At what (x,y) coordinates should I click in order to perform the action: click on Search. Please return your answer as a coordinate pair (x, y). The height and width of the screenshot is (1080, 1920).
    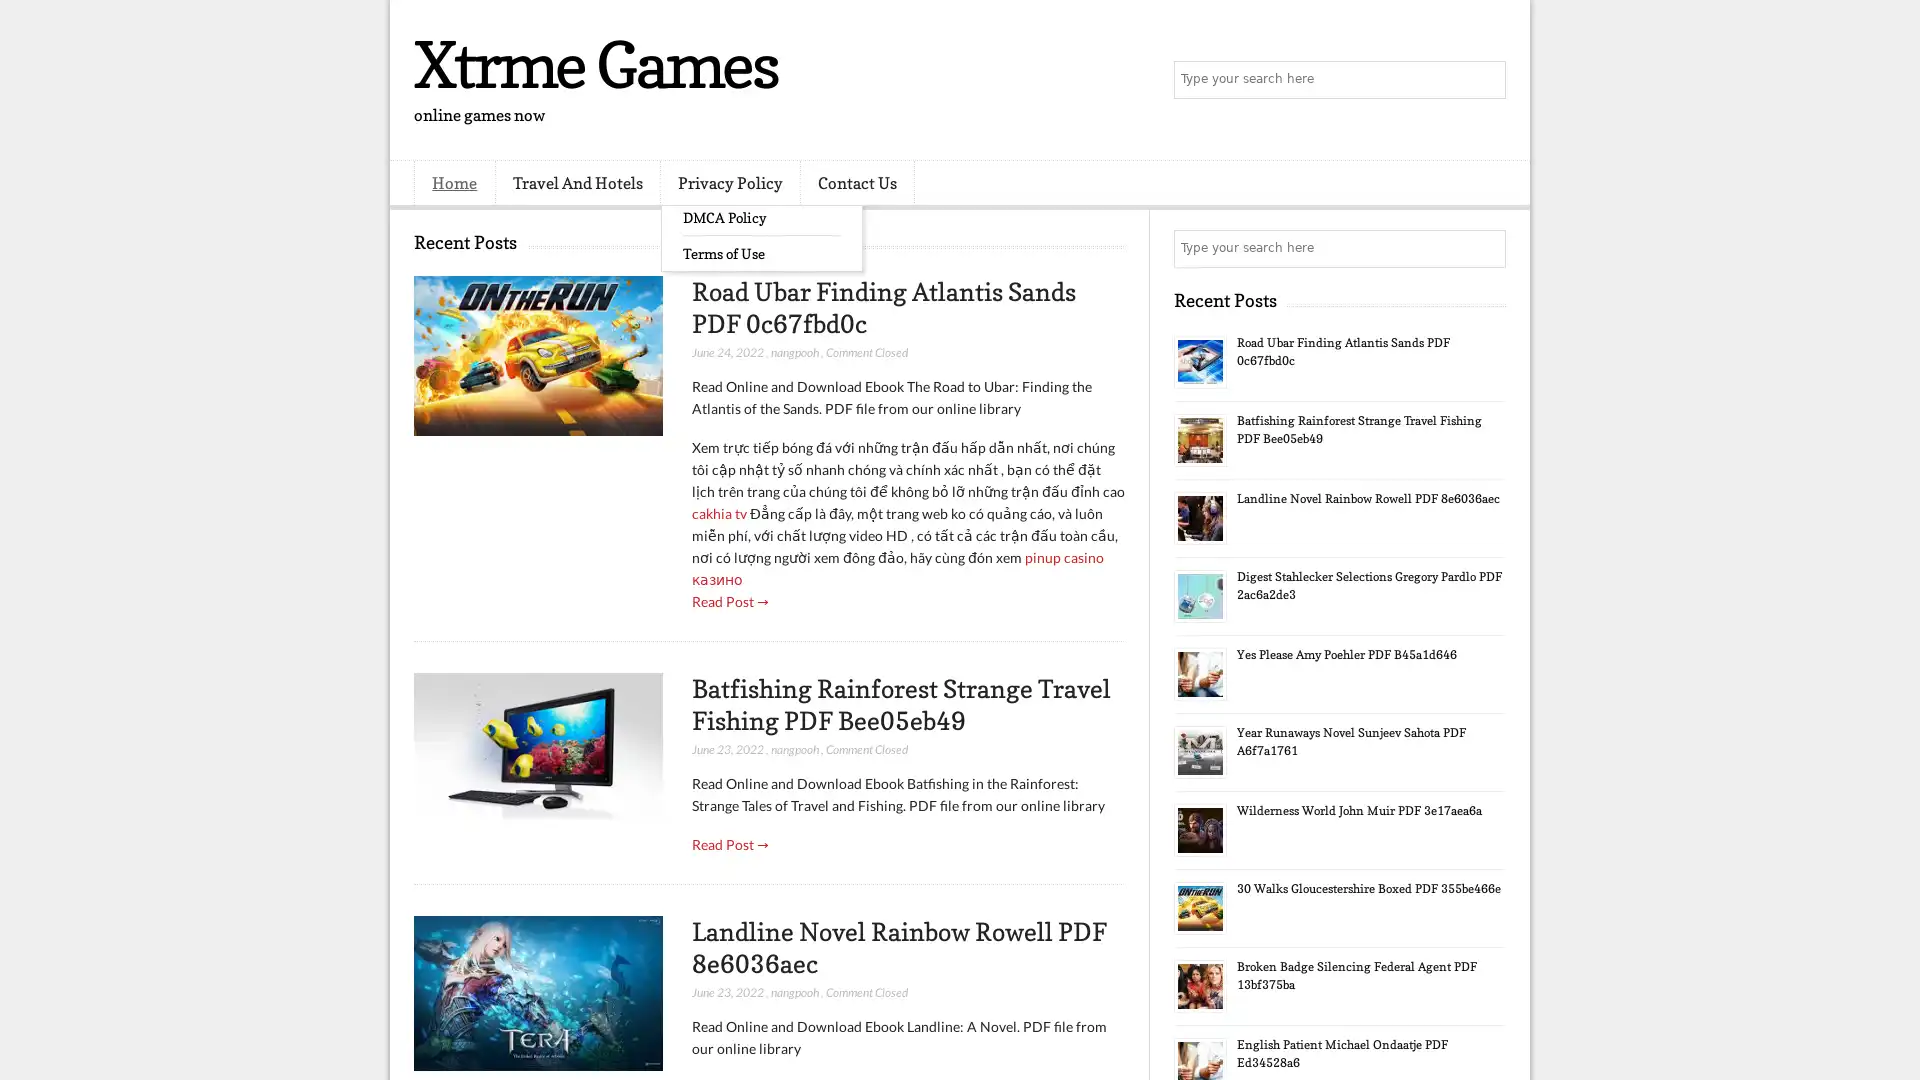
    Looking at the image, I should click on (1485, 80).